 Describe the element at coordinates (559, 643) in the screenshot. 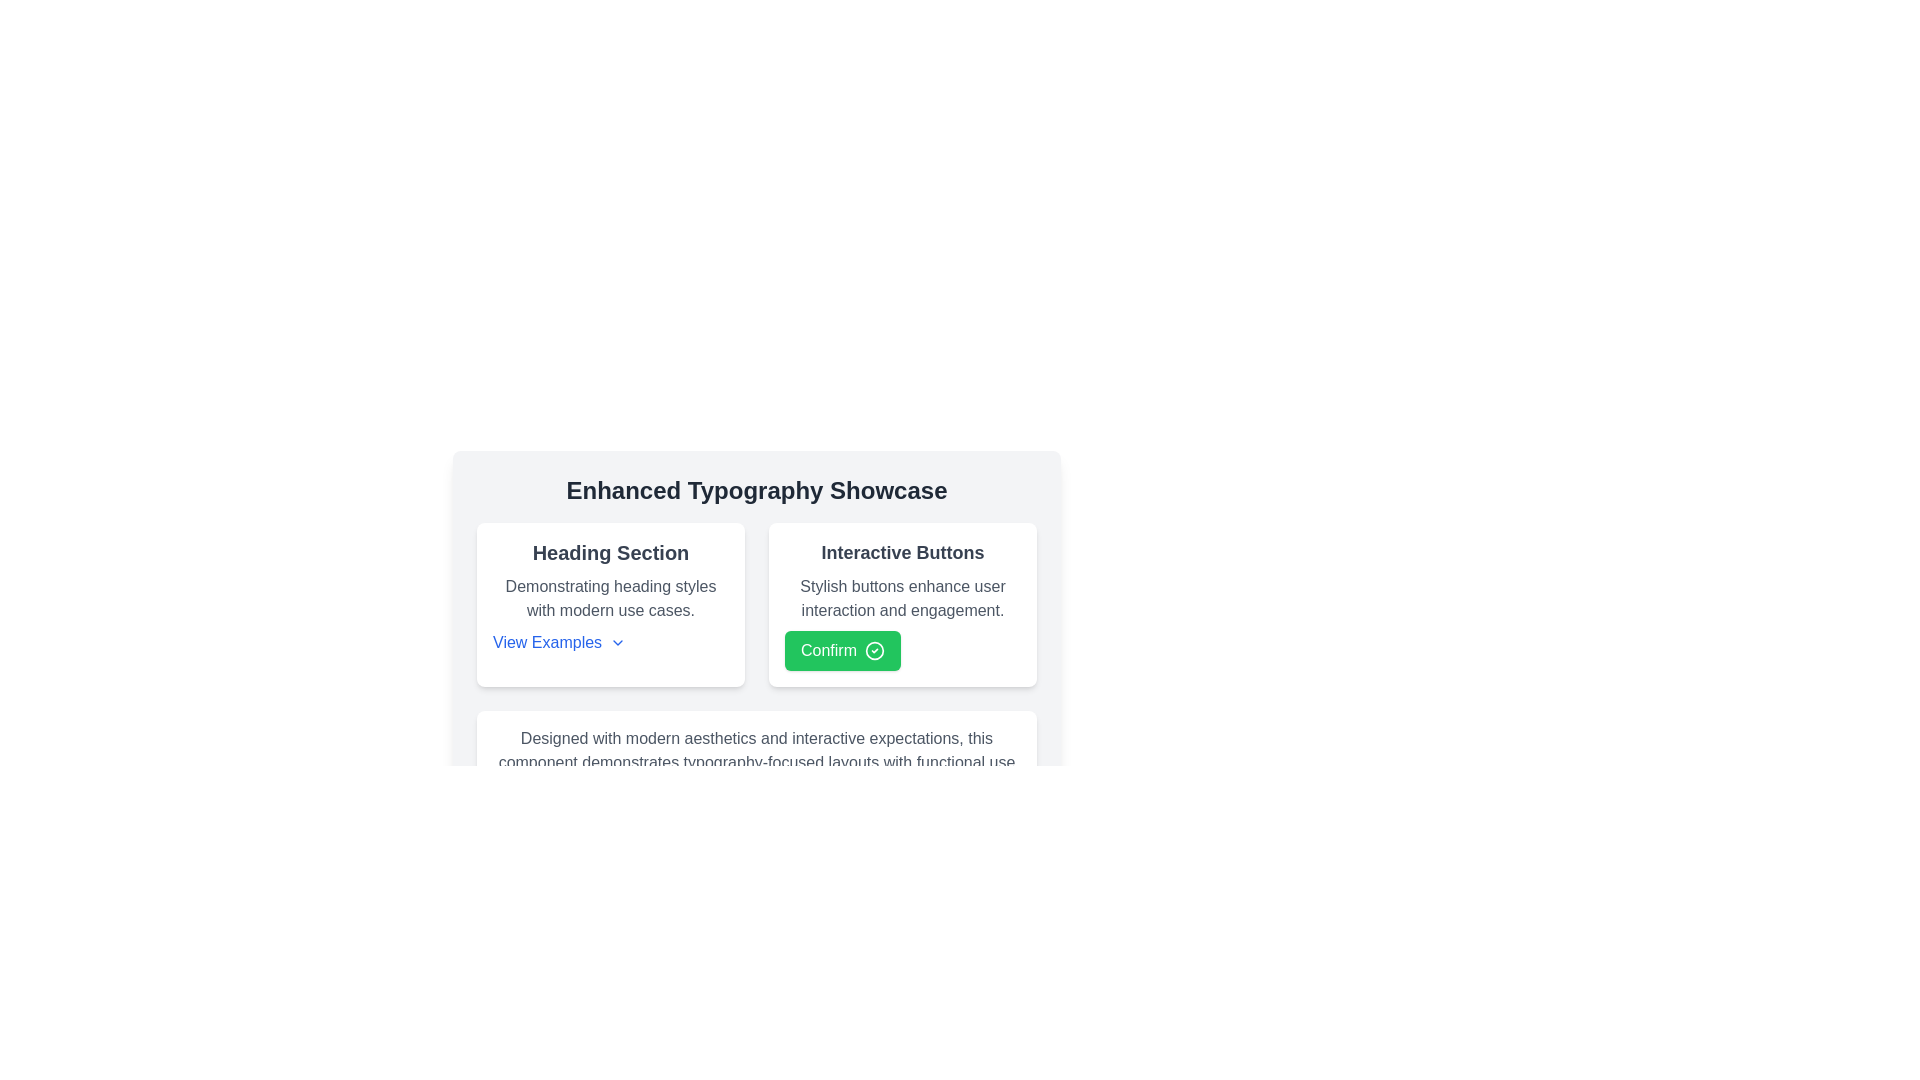

I see `the blue 'View Examples' button with a downwards arrow icon` at that location.